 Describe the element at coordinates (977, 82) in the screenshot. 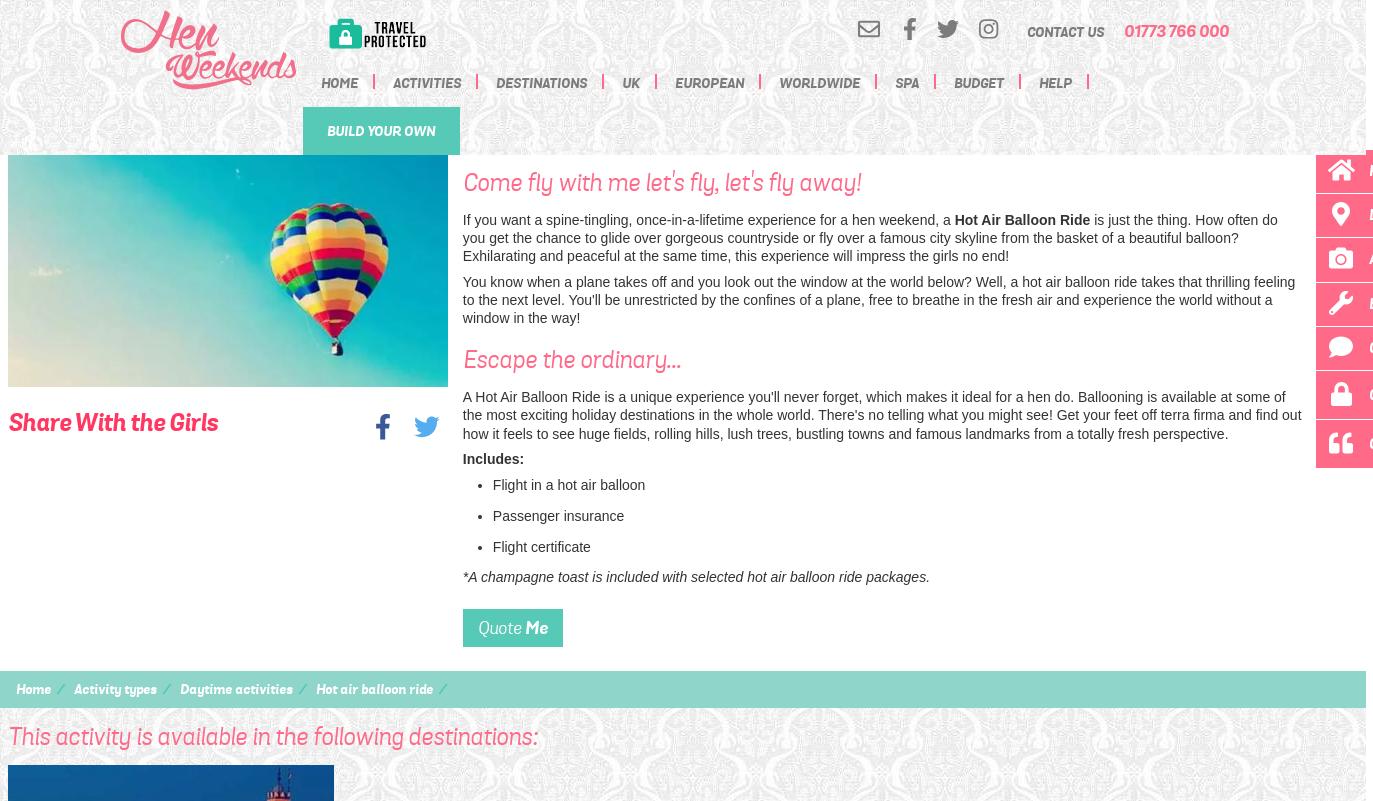

I see `'Budget'` at that location.